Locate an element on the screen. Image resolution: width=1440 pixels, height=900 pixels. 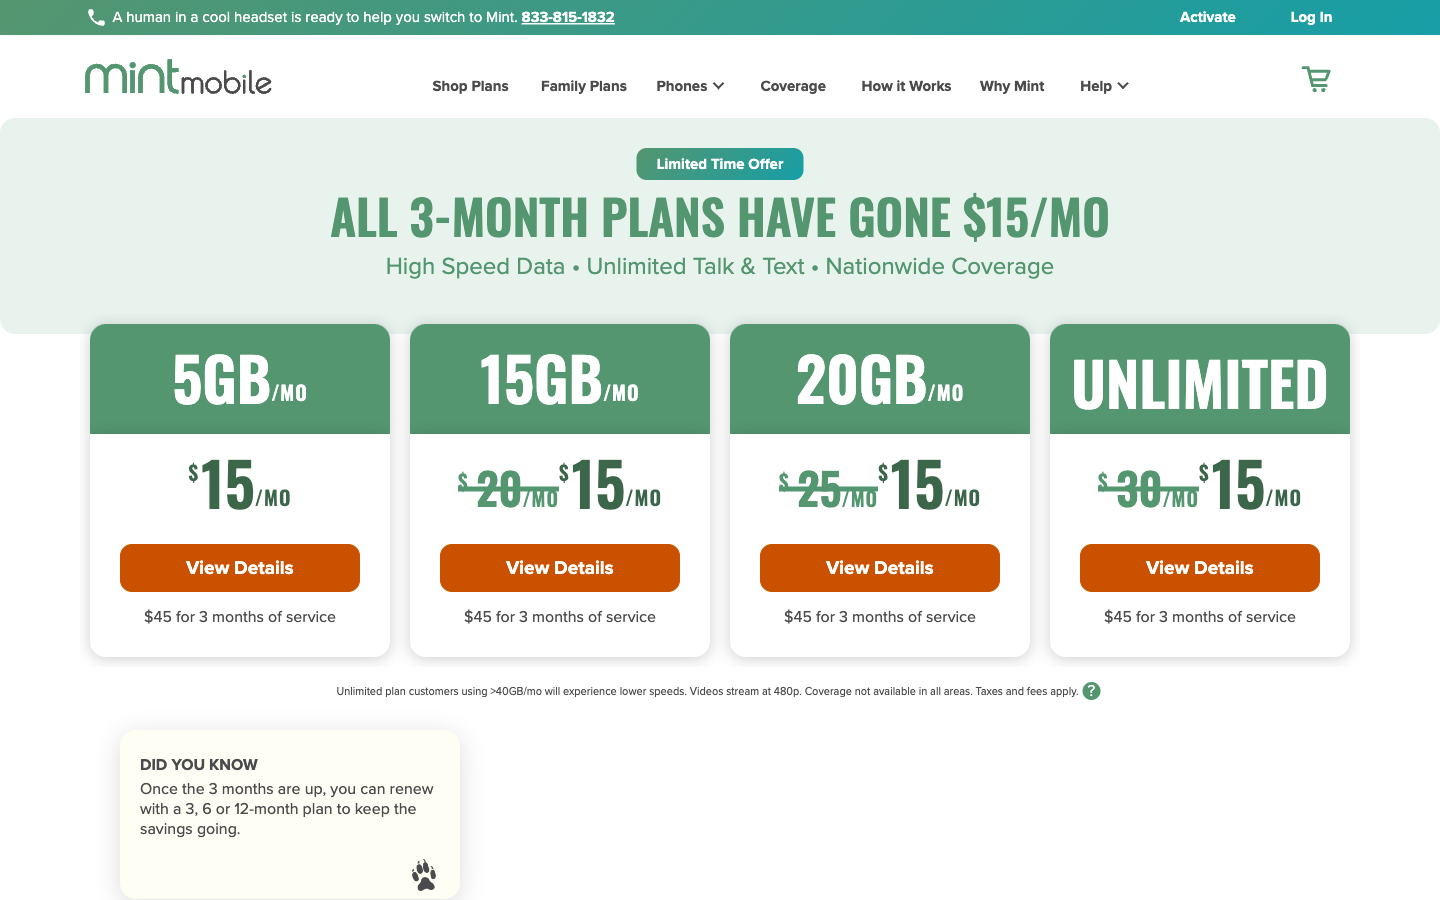
the authentication page is located at coordinates (1299, 16).